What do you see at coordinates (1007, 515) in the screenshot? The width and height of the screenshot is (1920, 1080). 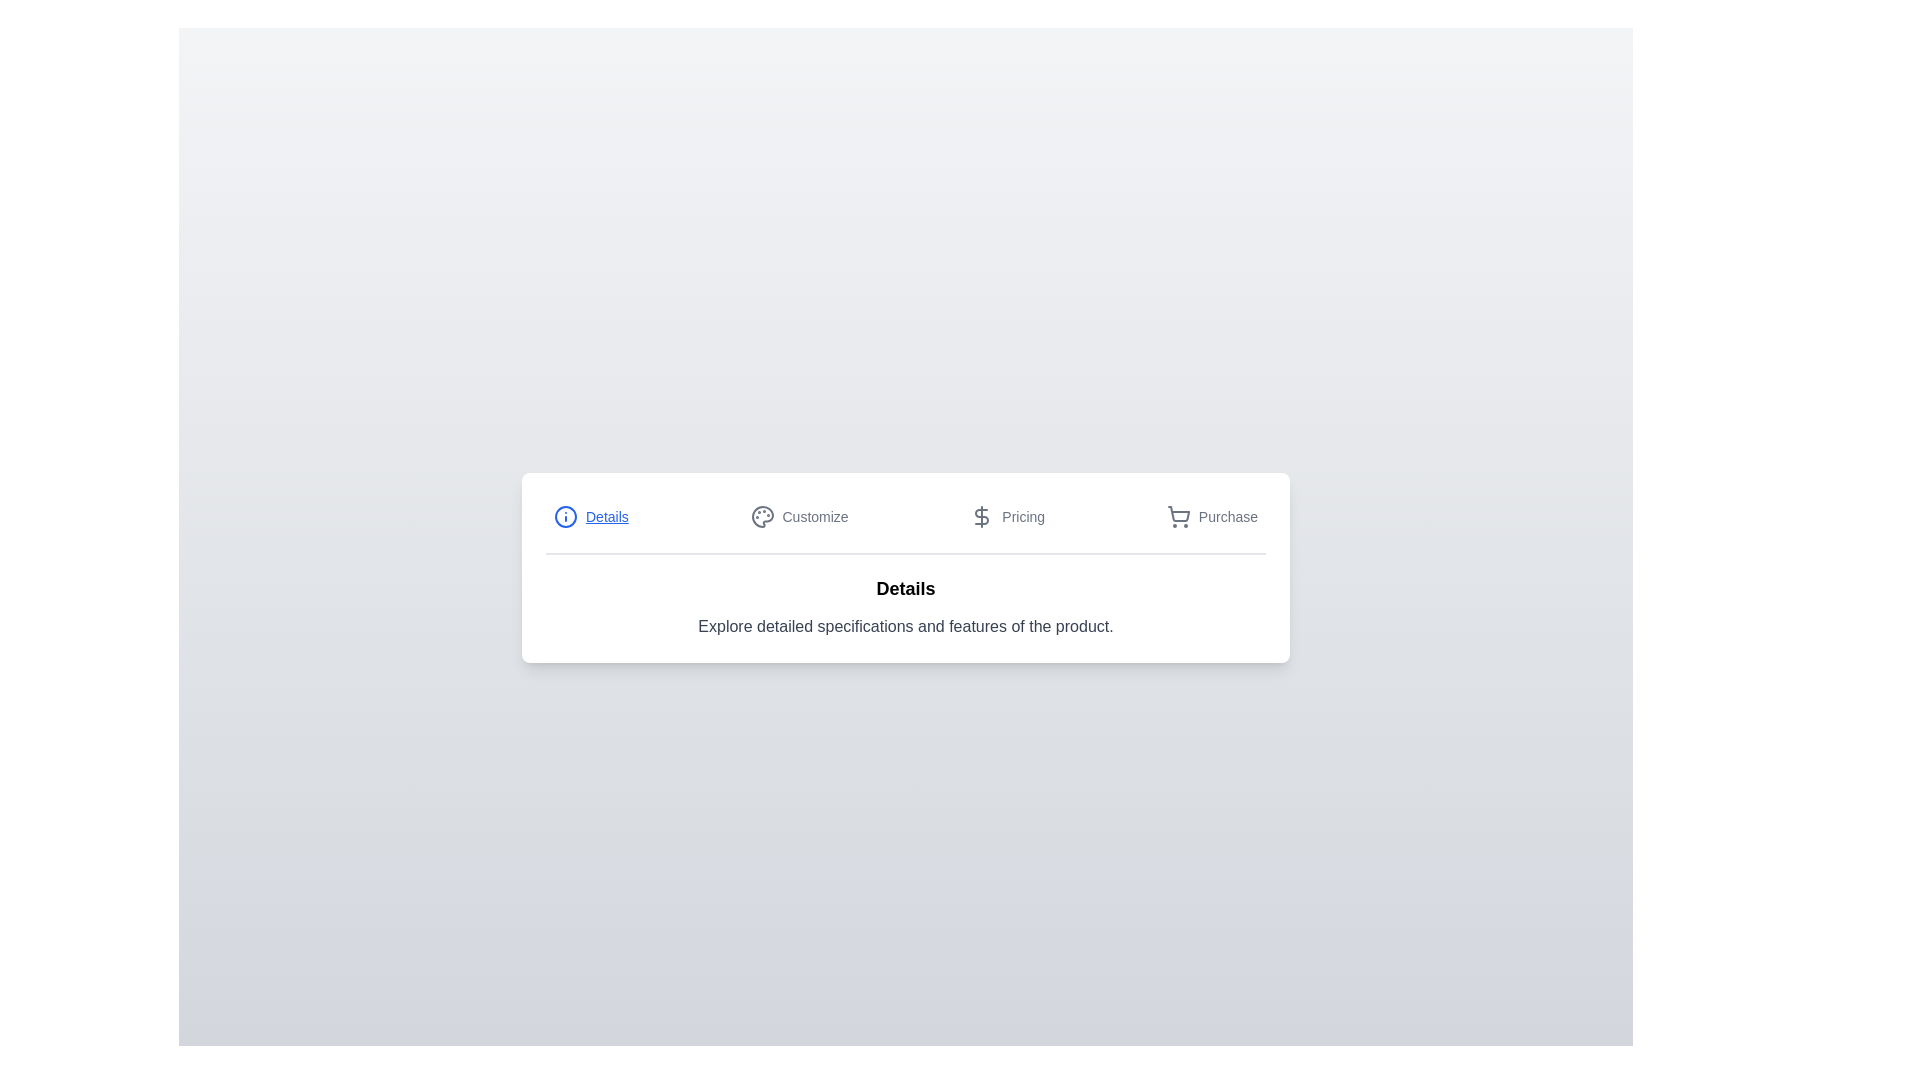 I see `the Pricing tab` at bounding box center [1007, 515].